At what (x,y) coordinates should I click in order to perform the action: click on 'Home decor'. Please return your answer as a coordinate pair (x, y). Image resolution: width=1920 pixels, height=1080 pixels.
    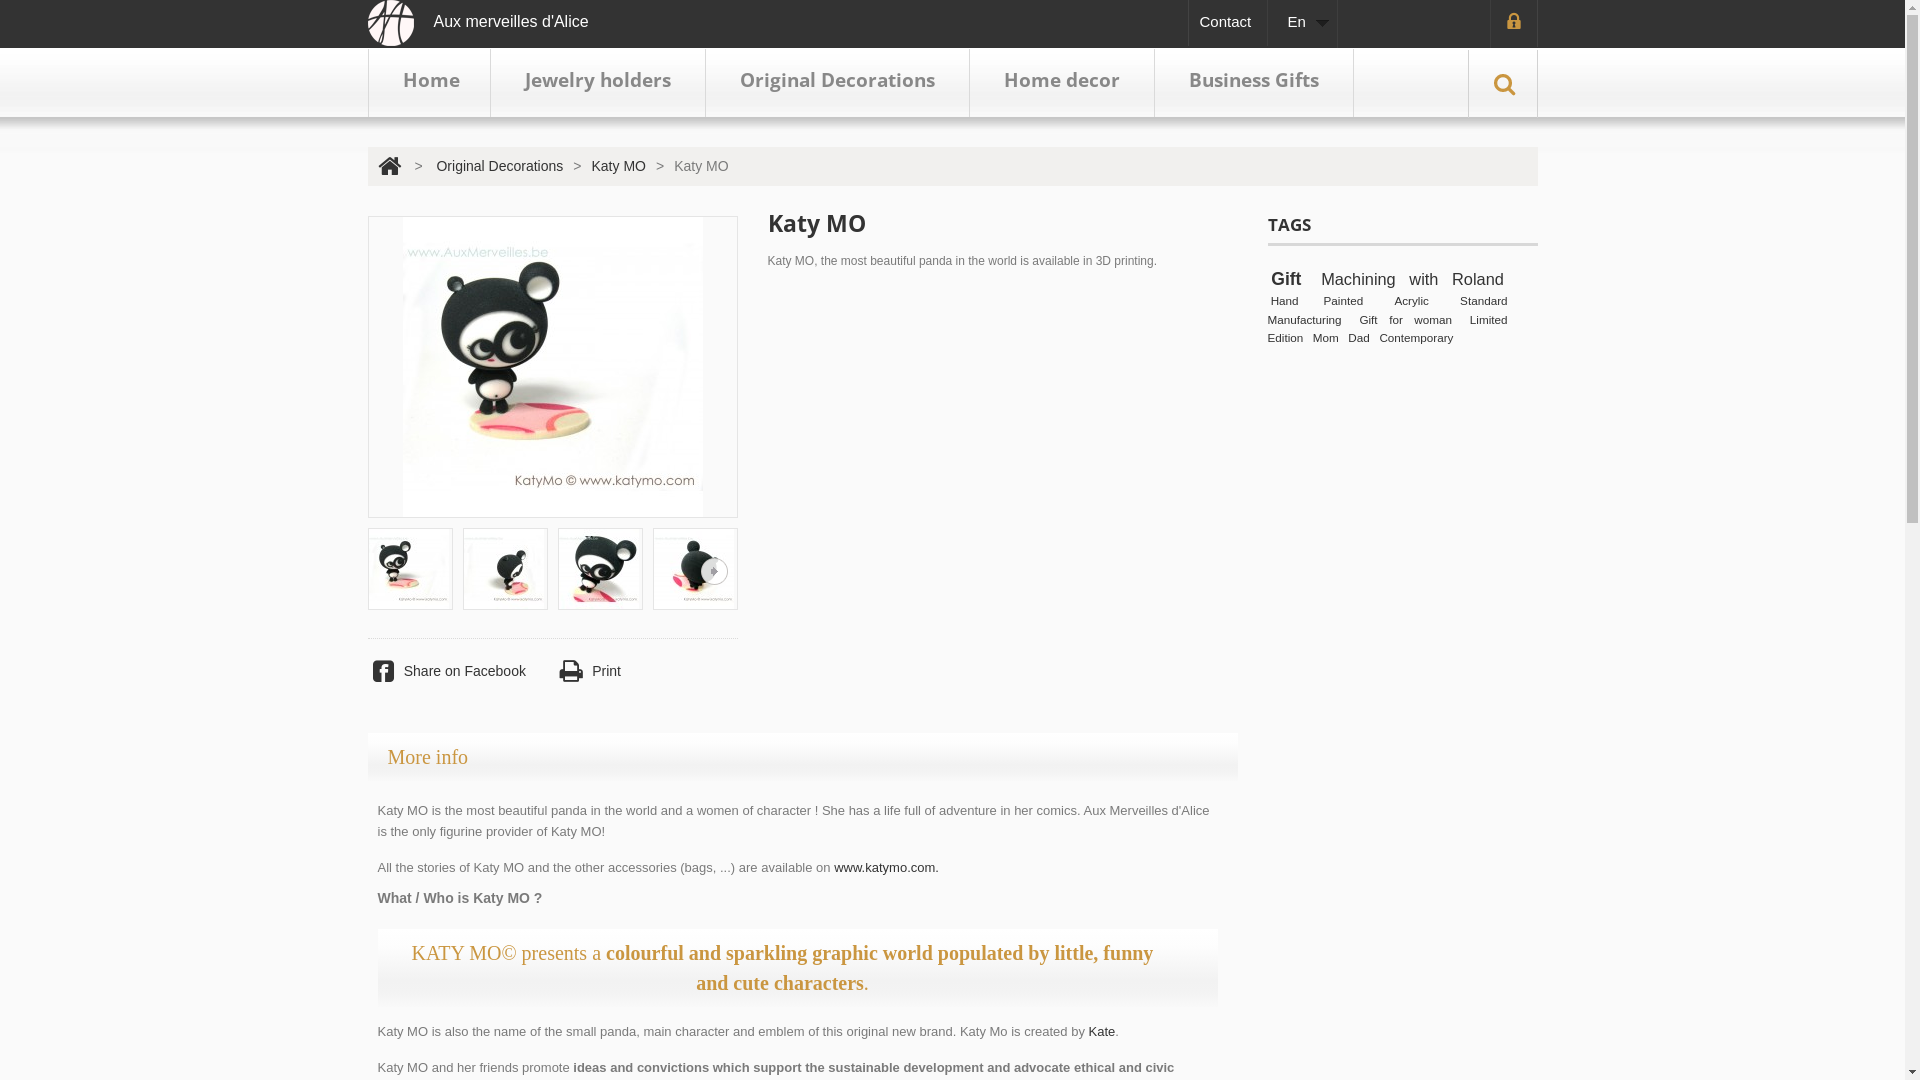
    Looking at the image, I should click on (1060, 82).